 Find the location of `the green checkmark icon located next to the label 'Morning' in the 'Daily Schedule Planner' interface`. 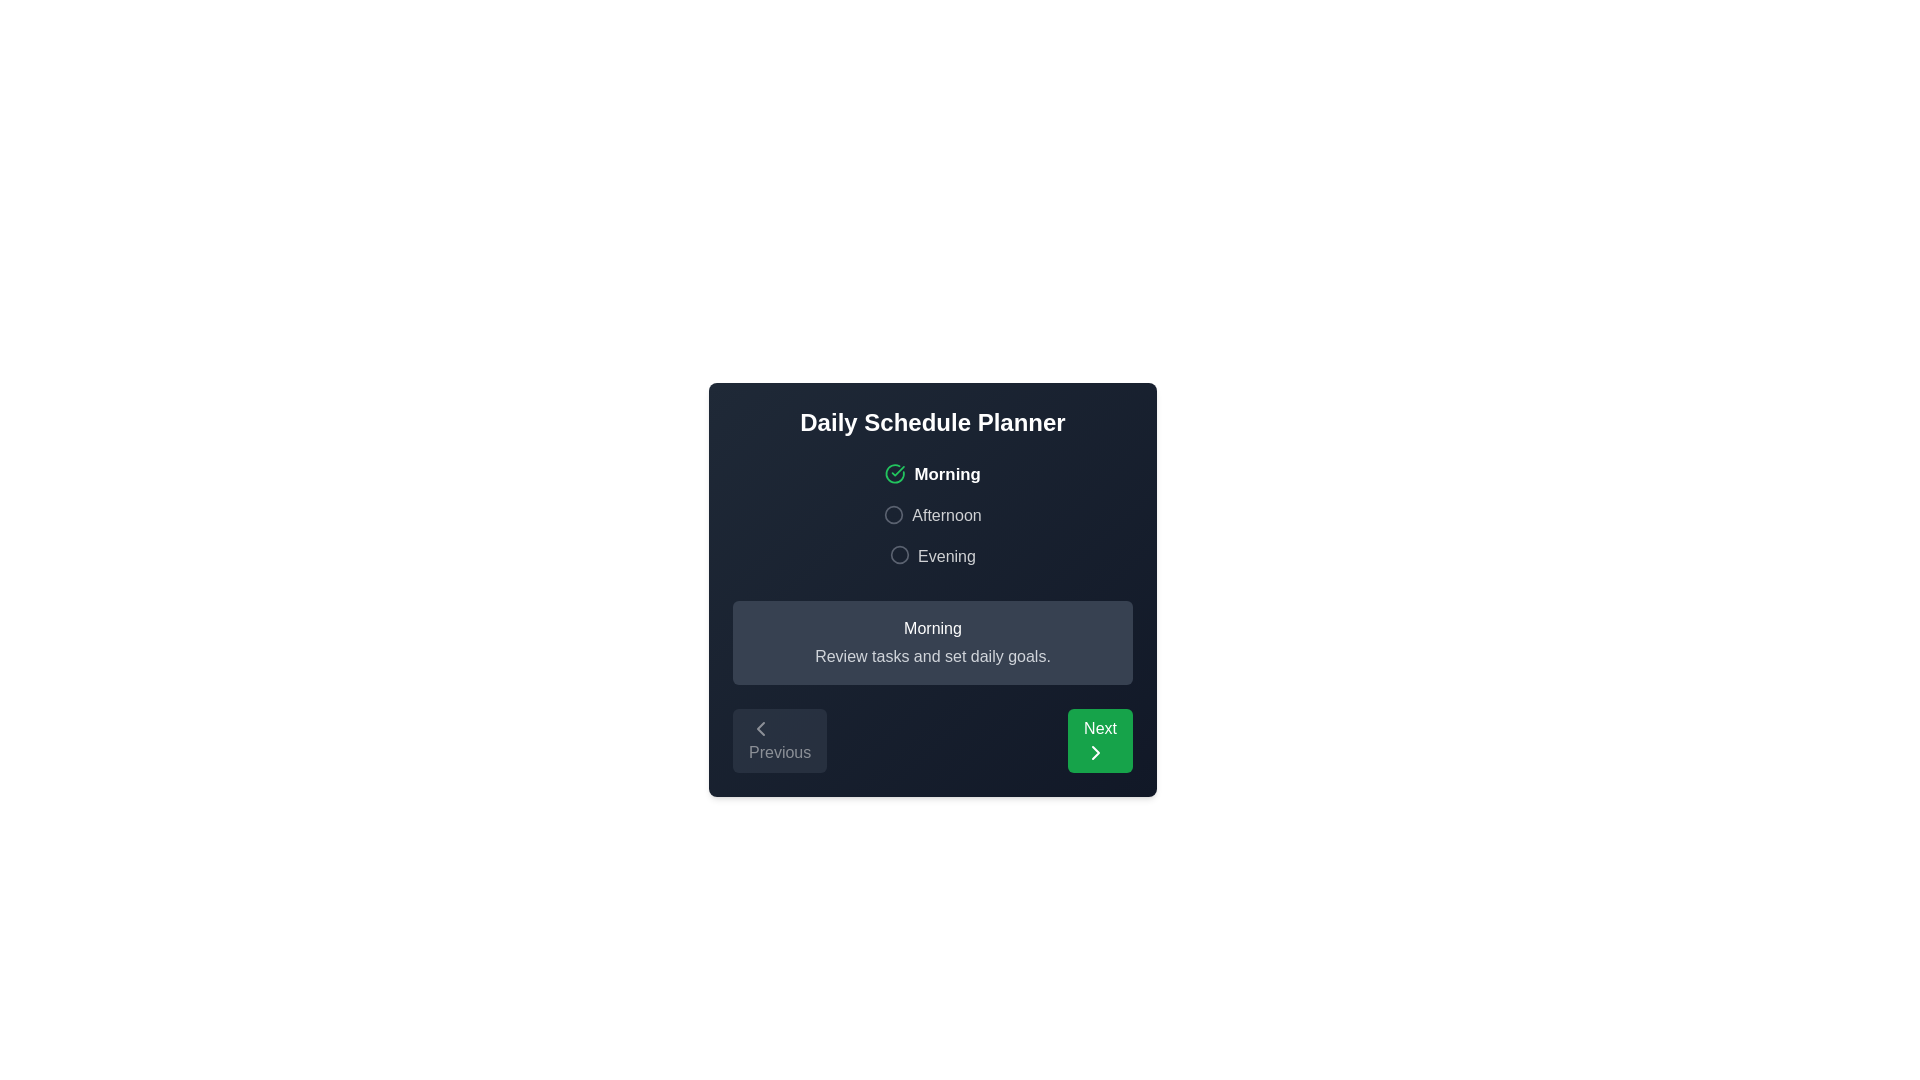

the green checkmark icon located next to the label 'Morning' in the 'Daily Schedule Planner' interface is located at coordinates (897, 471).